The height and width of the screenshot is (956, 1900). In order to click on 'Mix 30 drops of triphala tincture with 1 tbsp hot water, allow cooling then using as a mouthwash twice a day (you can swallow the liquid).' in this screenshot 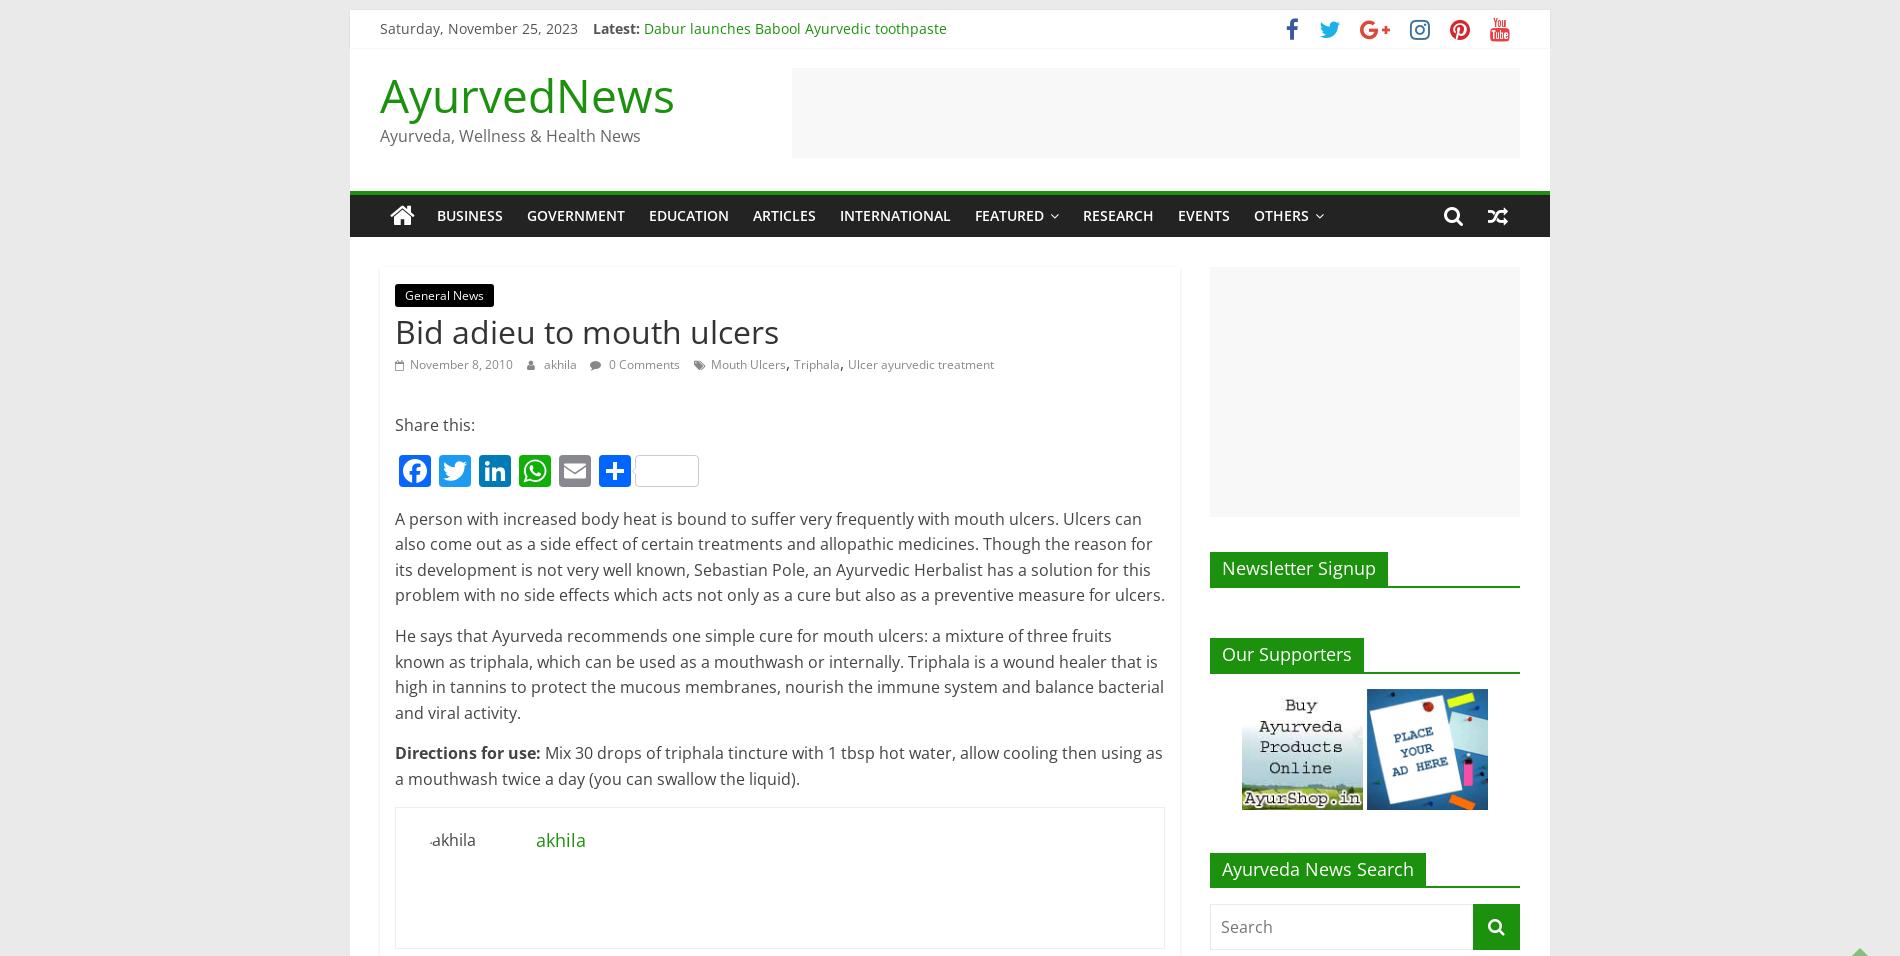, I will do `click(778, 764)`.